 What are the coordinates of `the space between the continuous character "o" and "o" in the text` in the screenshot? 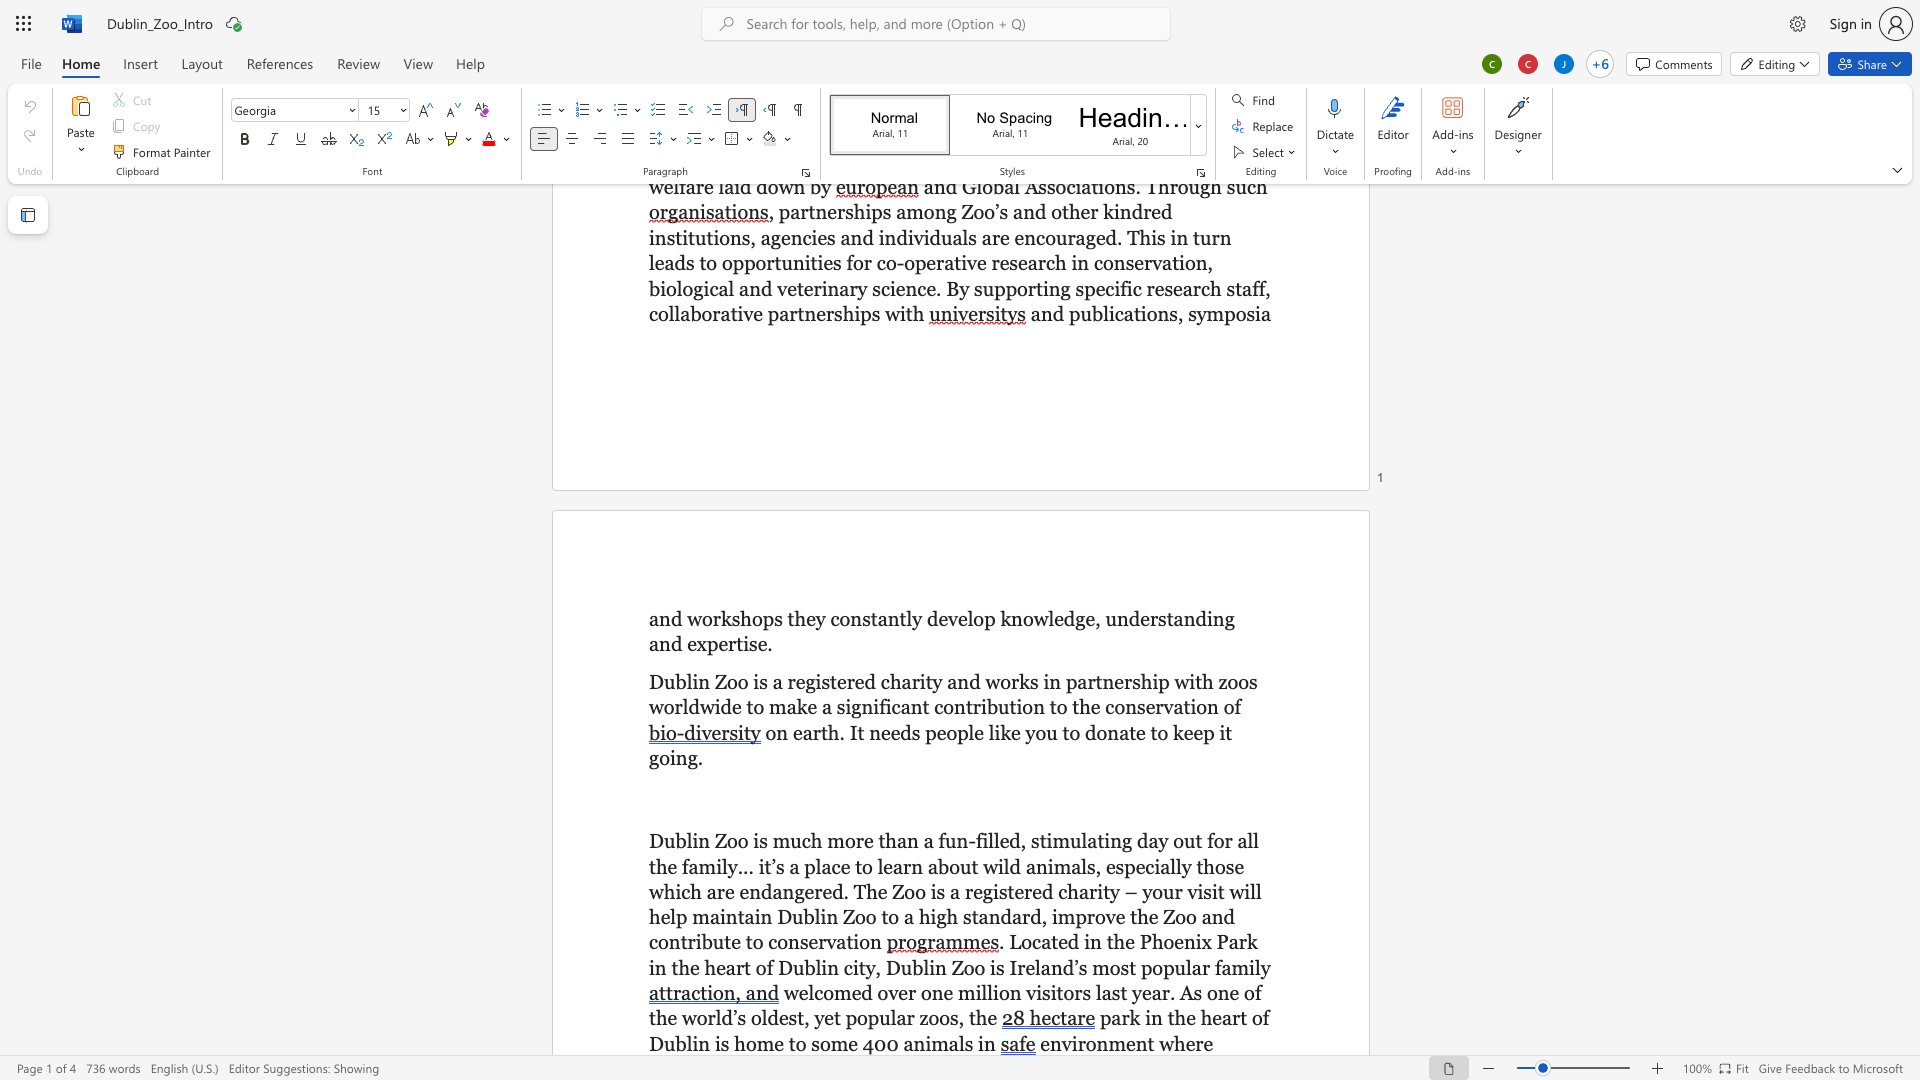 It's located at (974, 966).